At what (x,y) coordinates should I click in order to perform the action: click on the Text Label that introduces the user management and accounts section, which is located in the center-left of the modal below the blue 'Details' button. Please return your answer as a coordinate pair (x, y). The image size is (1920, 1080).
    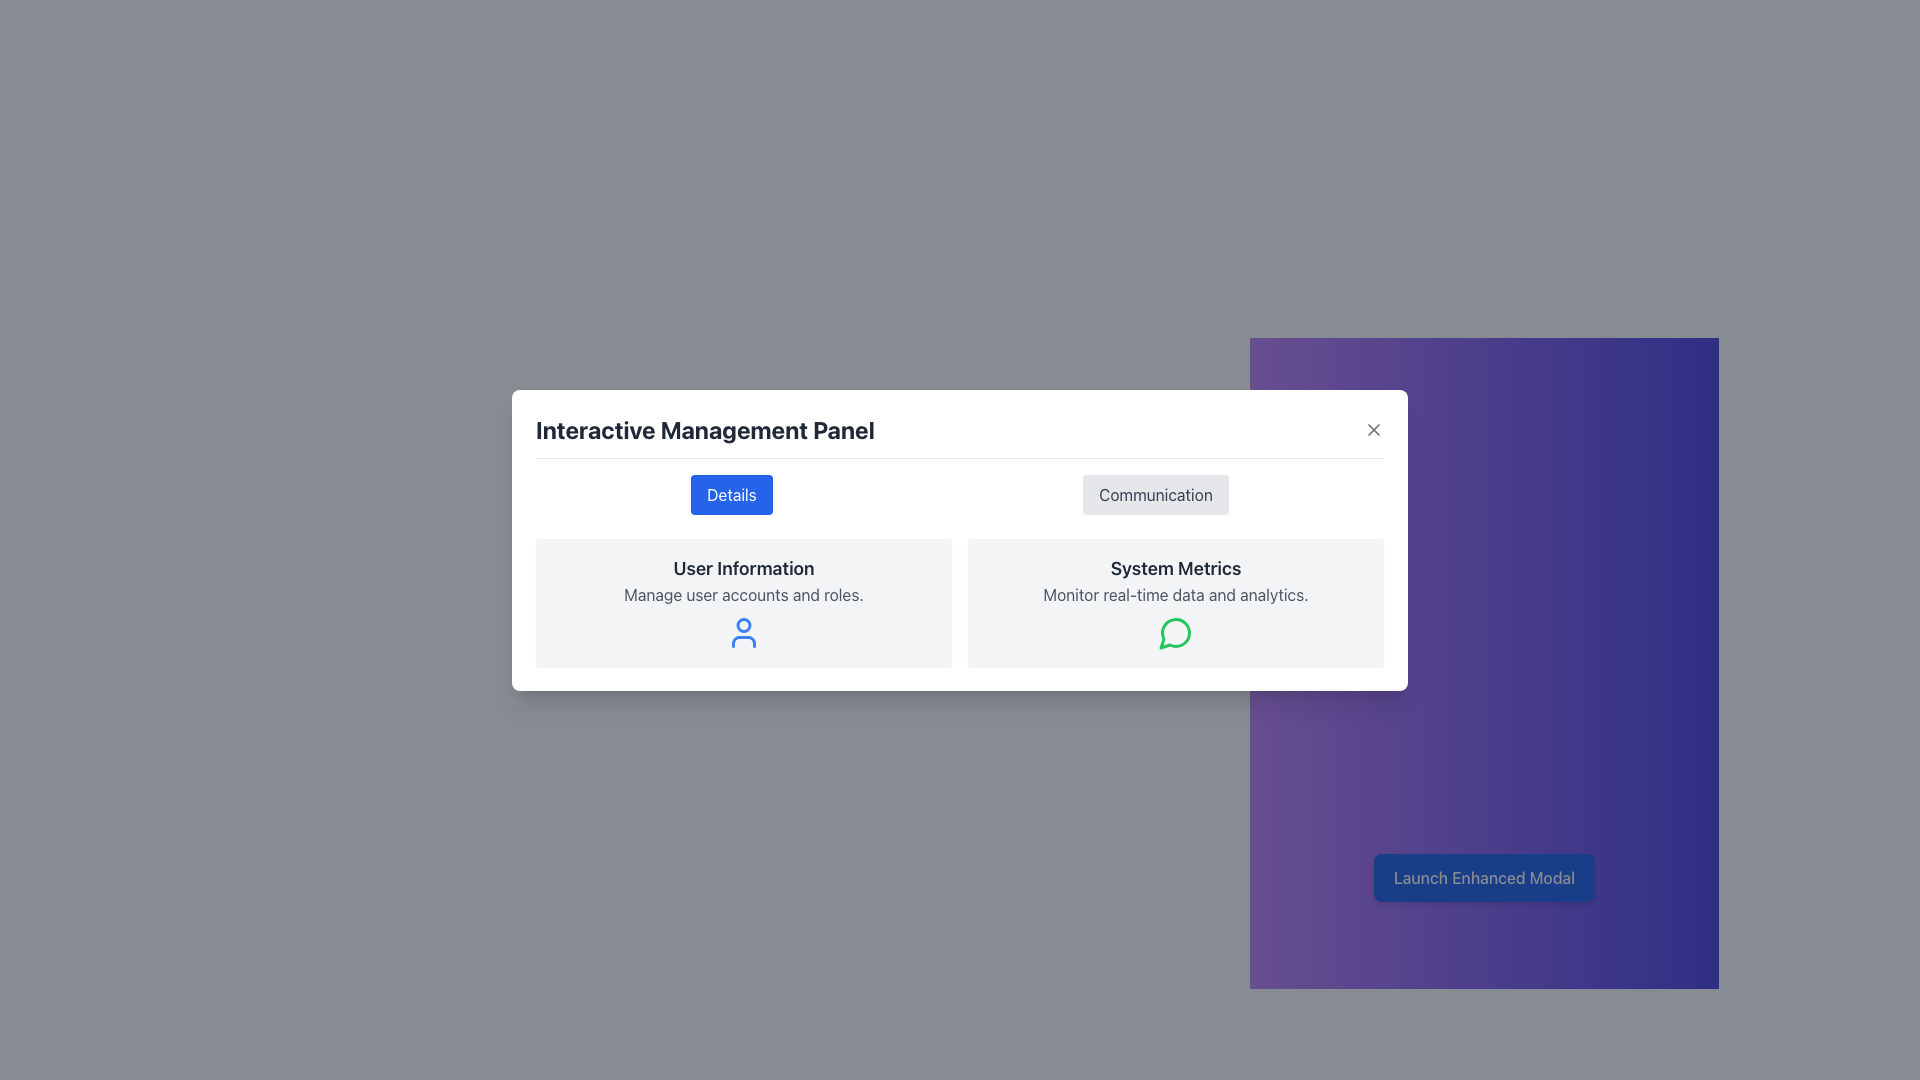
    Looking at the image, I should click on (743, 568).